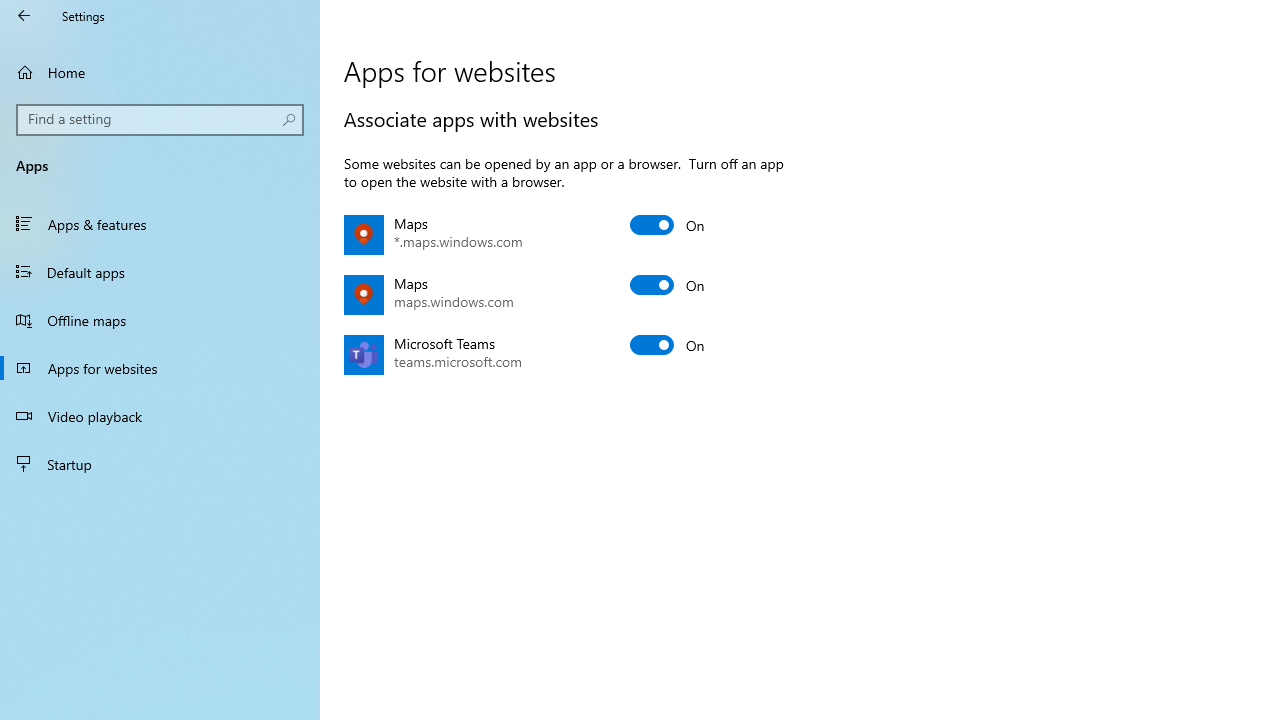 Image resolution: width=1280 pixels, height=720 pixels. Describe the element at coordinates (160, 223) in the screenshot. I see `'Apps & features'` at that location.